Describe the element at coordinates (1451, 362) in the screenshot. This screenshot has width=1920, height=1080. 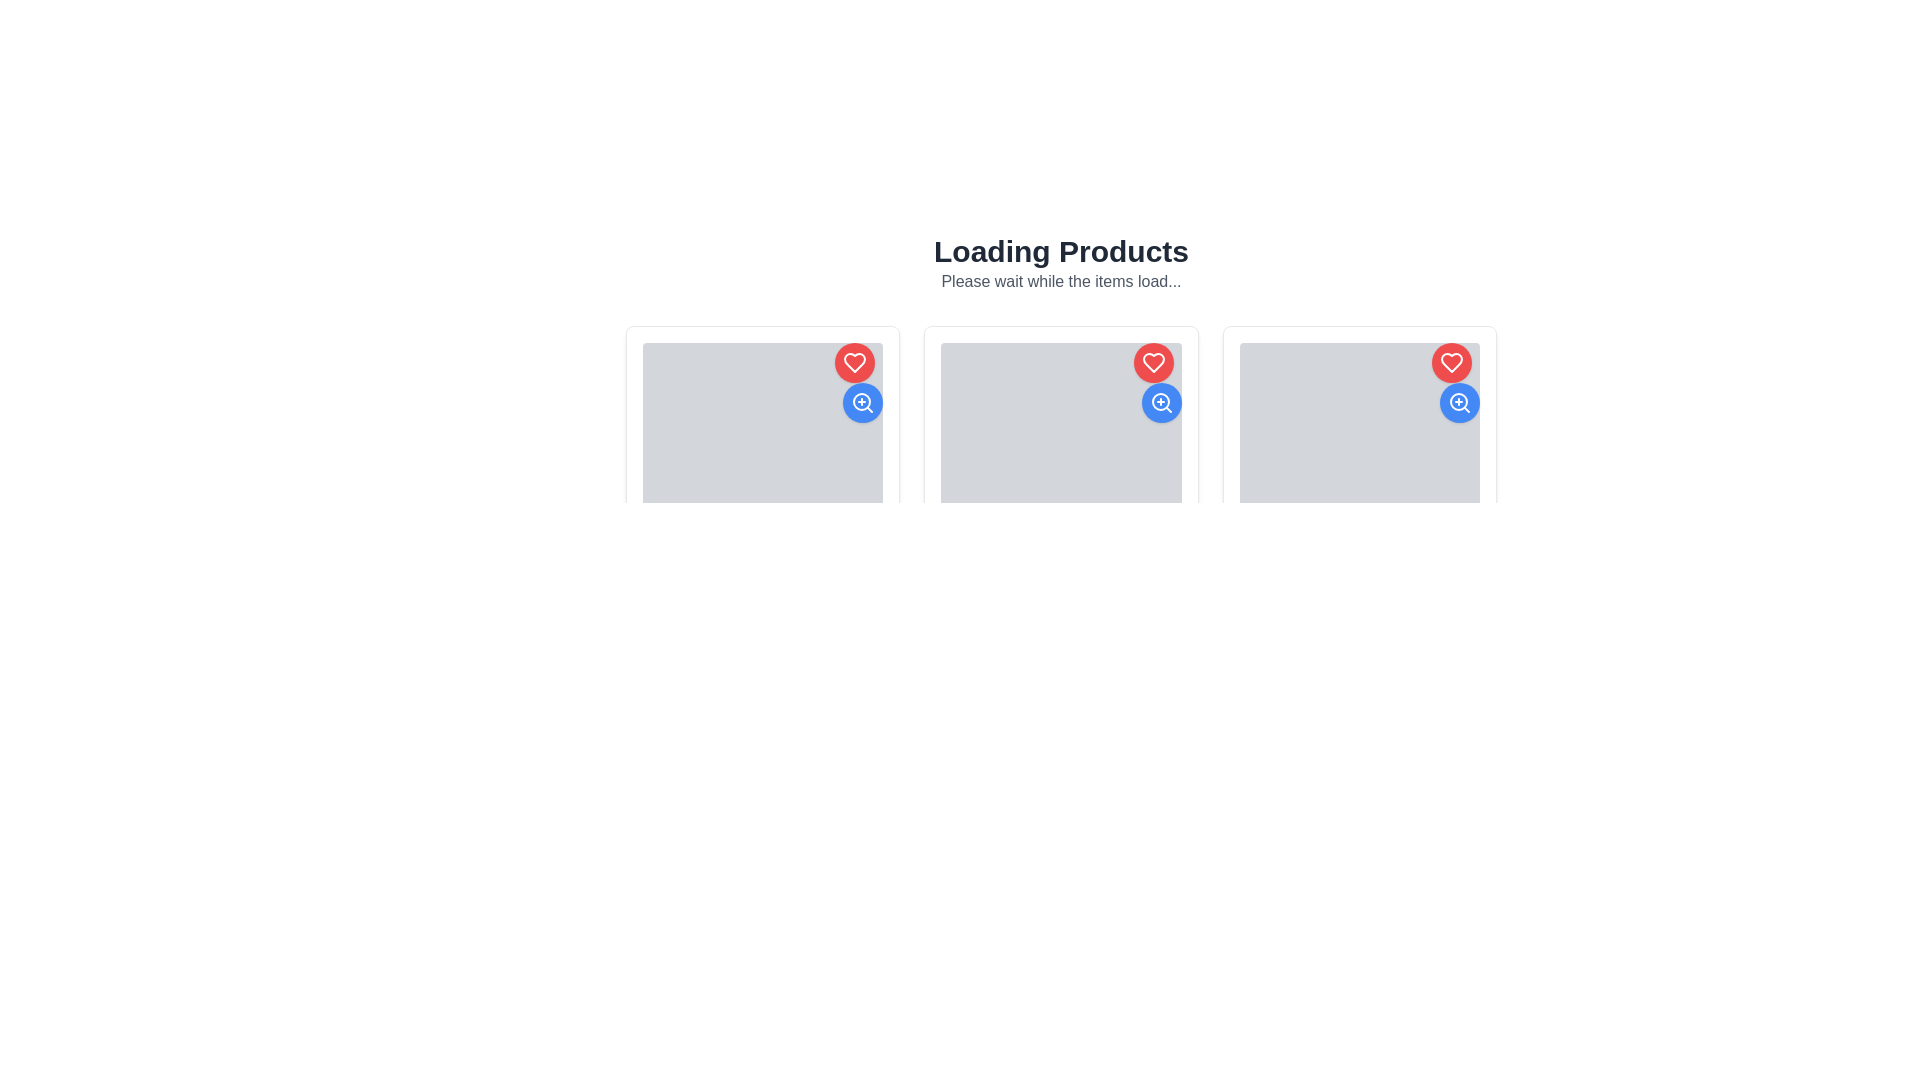
I see `the circular red button with a white heart icon located in the top-right corner of the third image thumbnail` at that location.